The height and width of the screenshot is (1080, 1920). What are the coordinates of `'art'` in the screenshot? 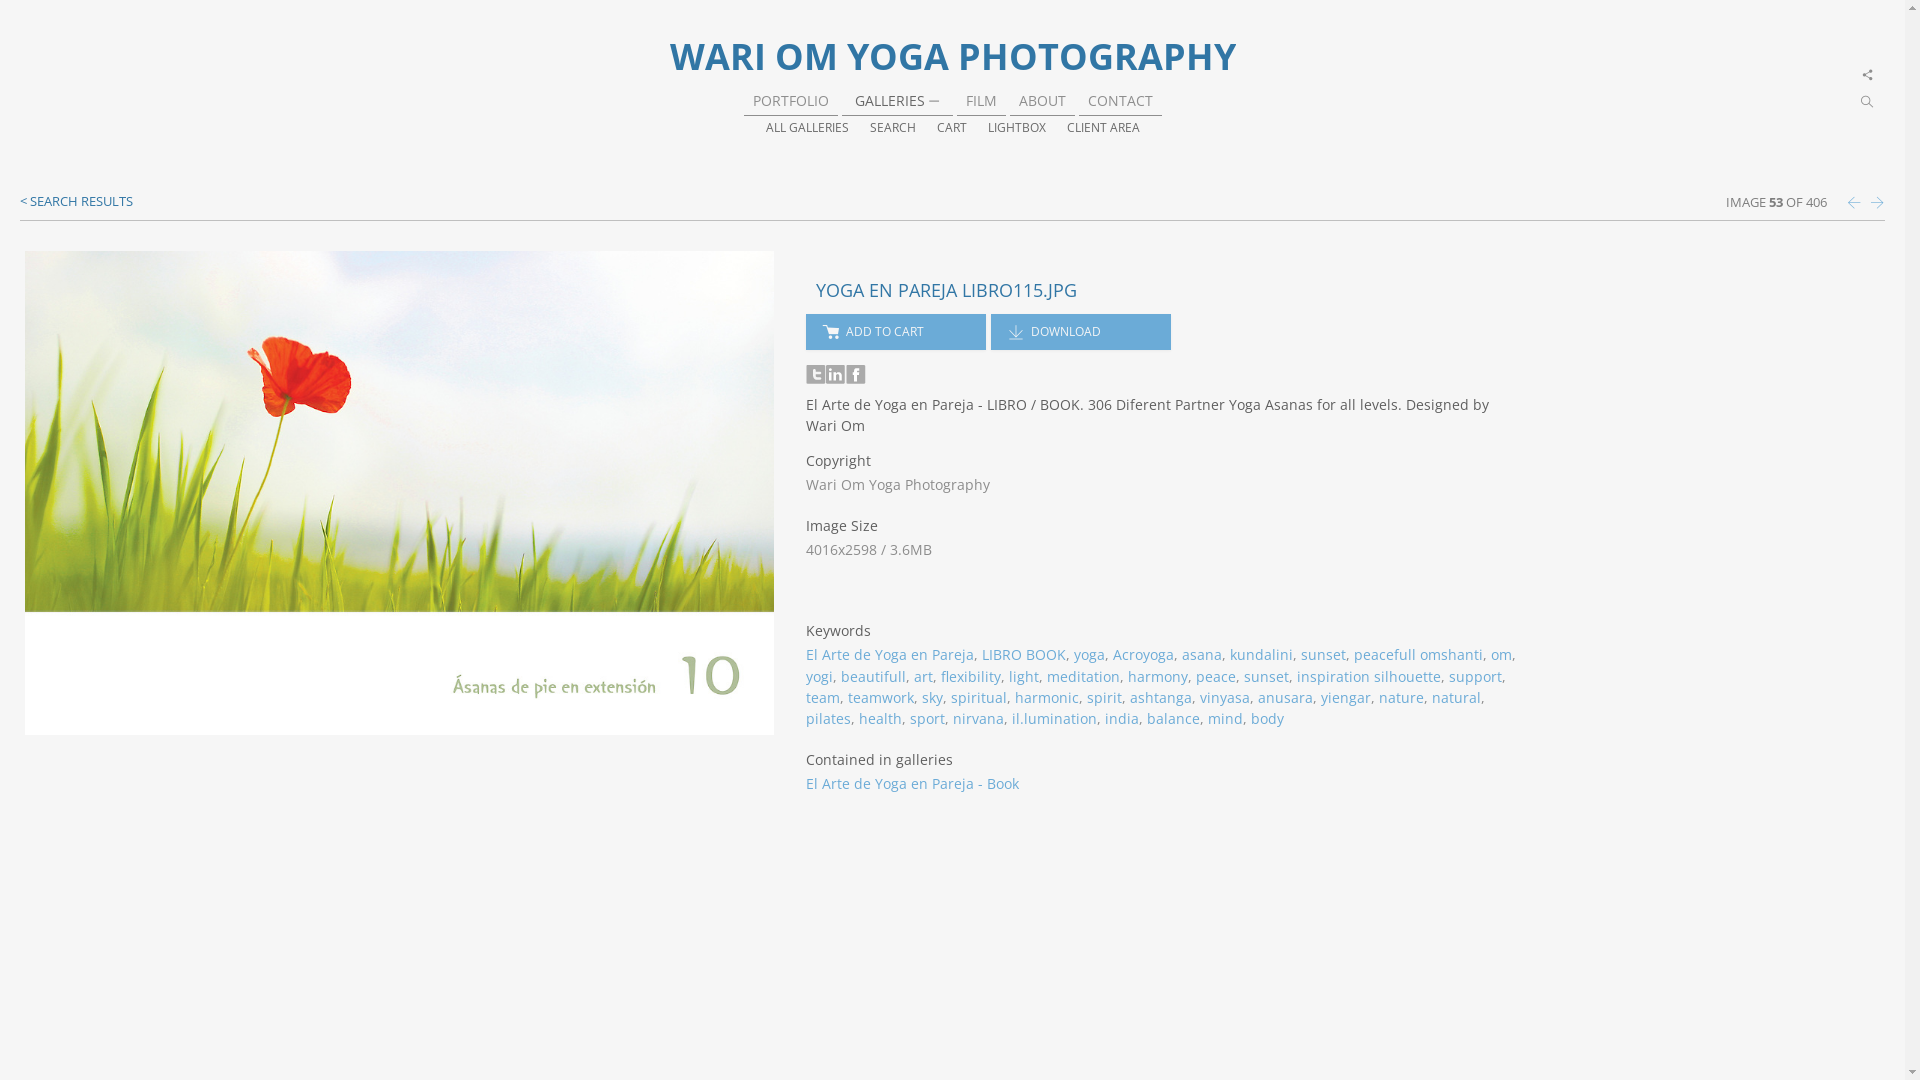 It's located at (922, 675).